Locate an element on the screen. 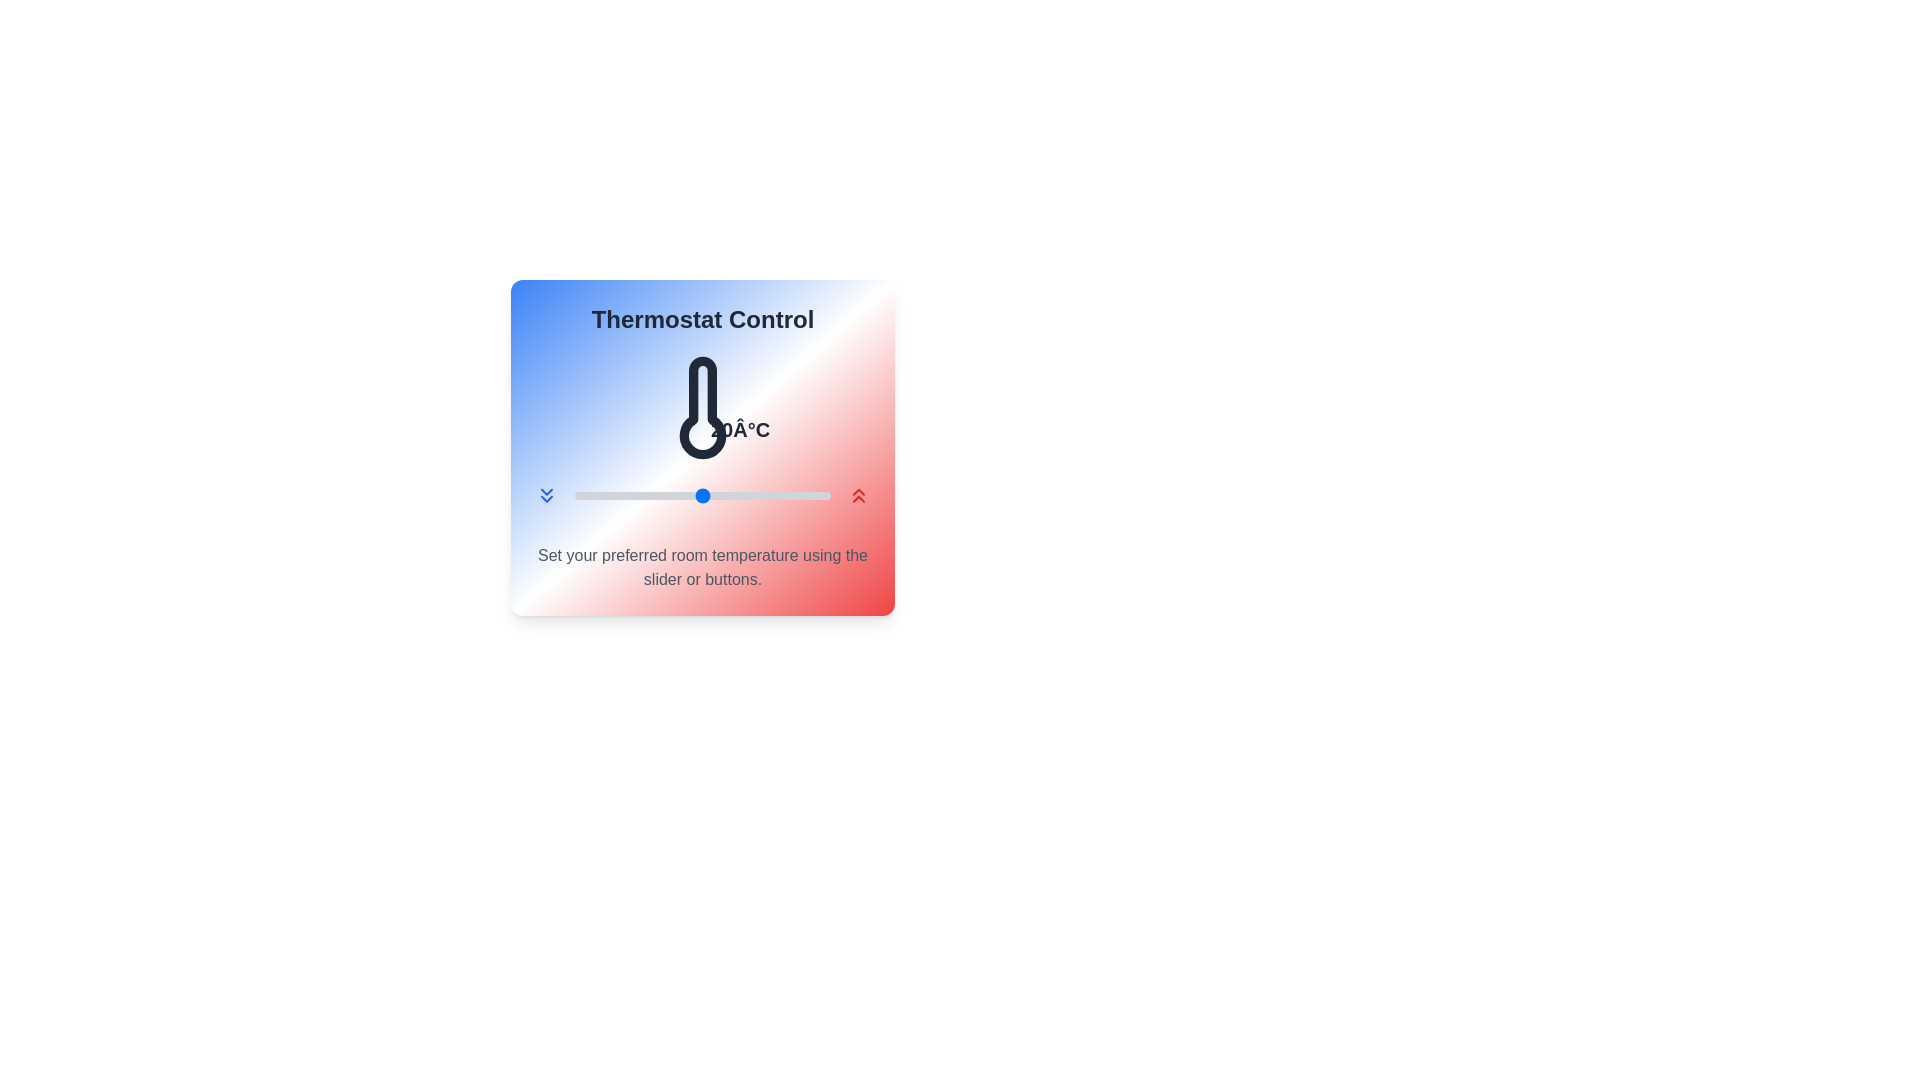 Image resolution: width=1920 pixels, height=1080 pixels. the temperature to 13°C using the slider is located at coordinates (612, 495).